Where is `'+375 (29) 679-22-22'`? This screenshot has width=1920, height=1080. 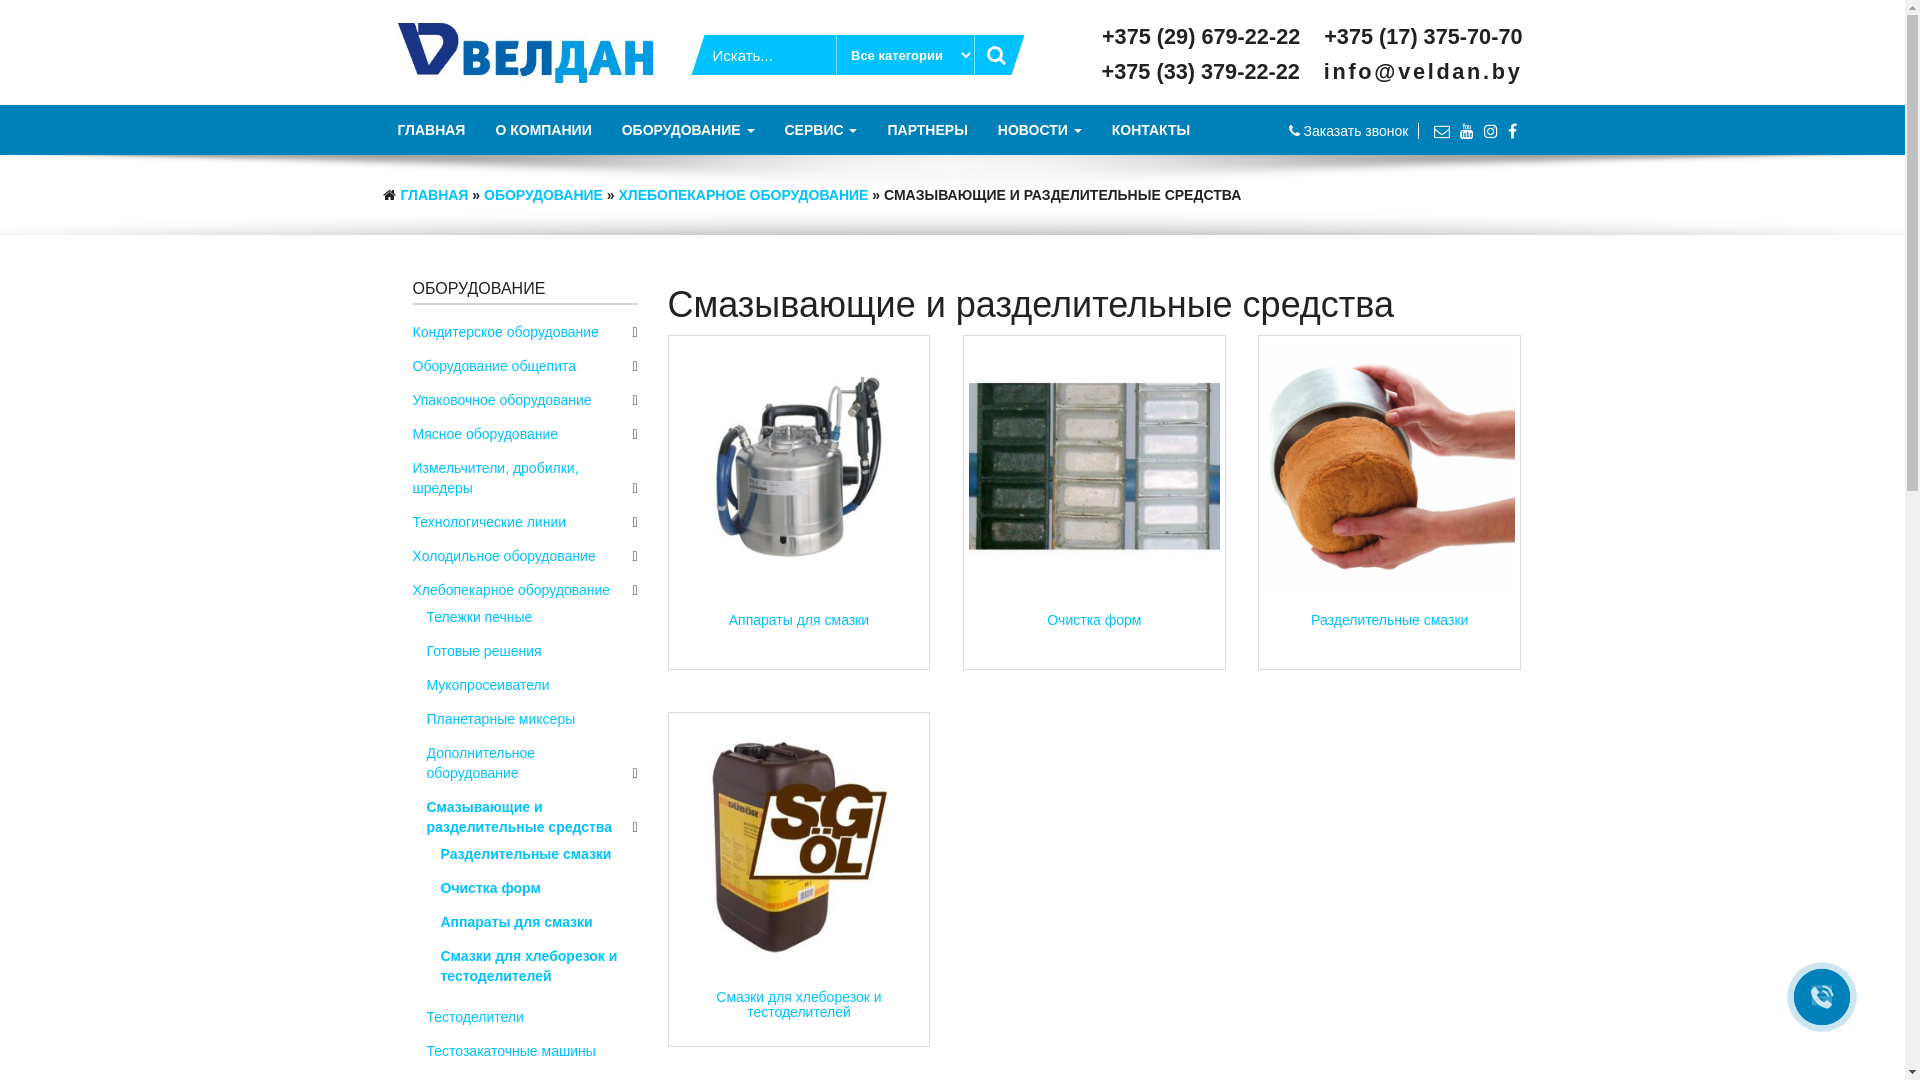 '+375 (29) 679-22-22' is located at coordinates (1204, 36).